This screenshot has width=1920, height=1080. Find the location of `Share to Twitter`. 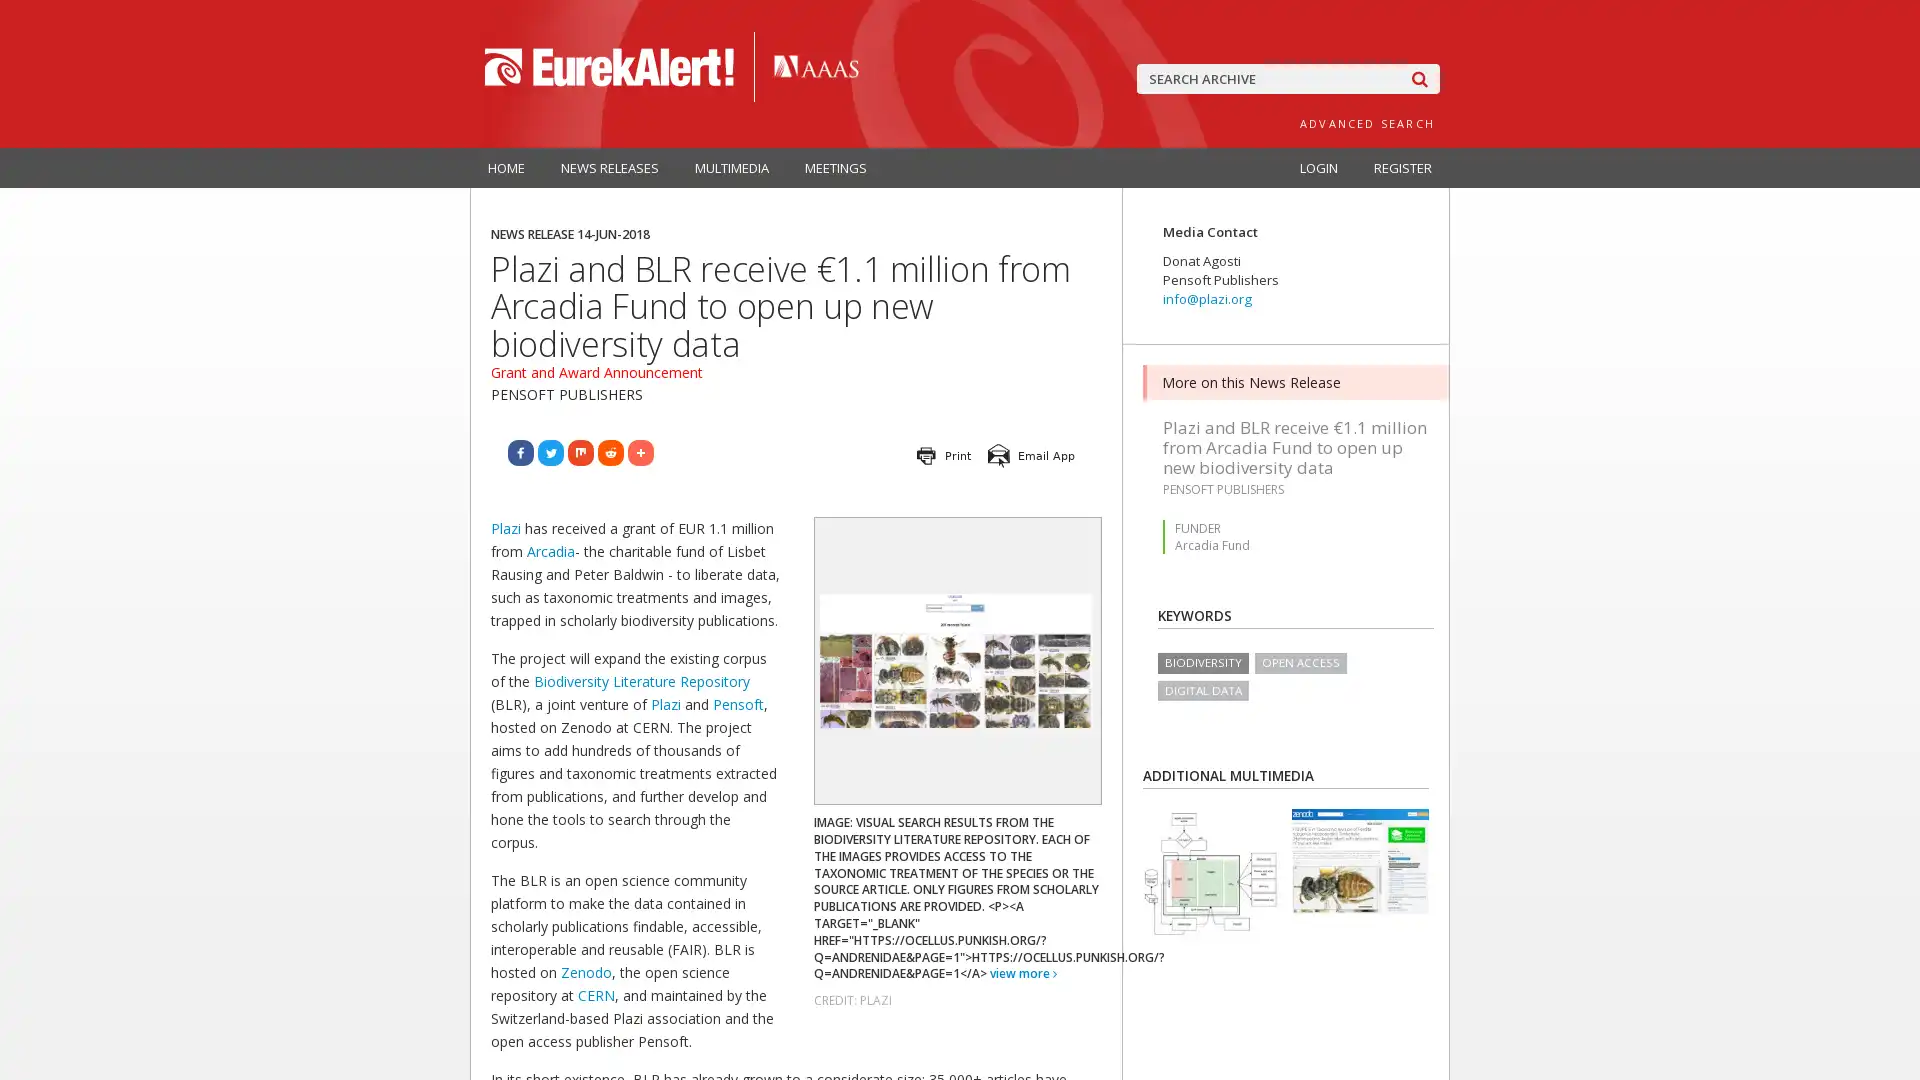

Share to Twitter is located at coordinates (551, 452).